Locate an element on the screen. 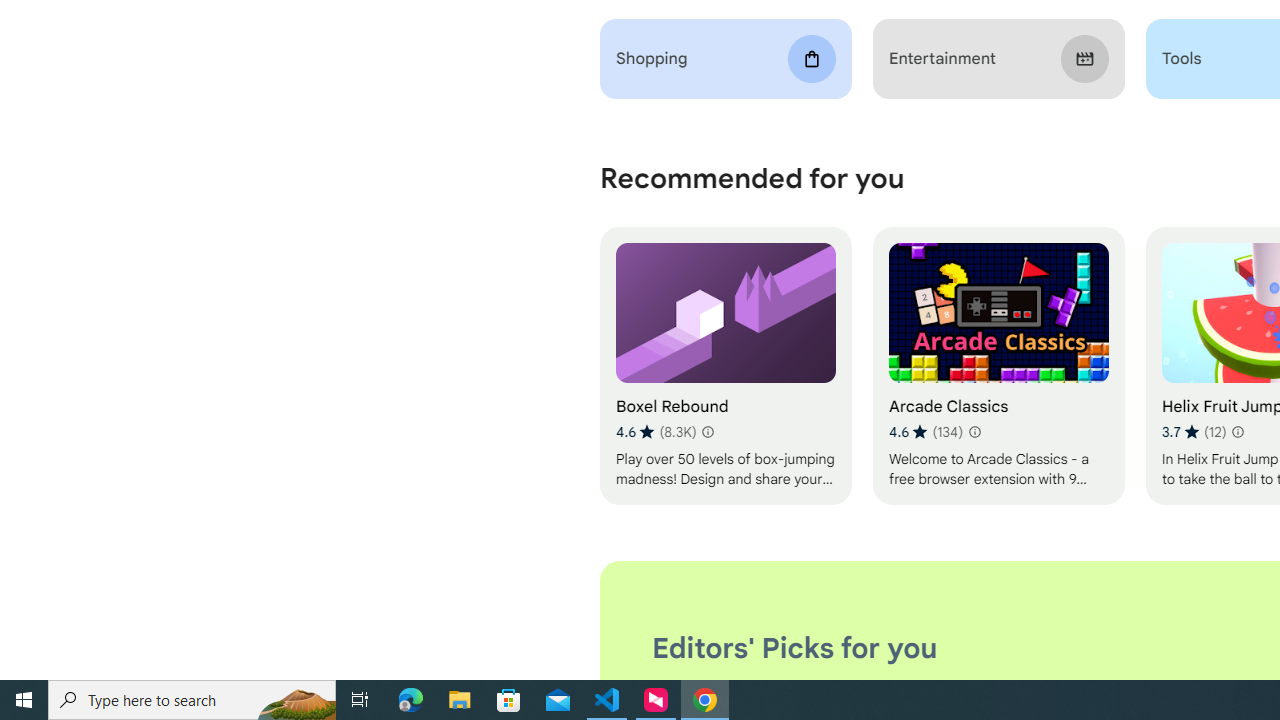 The width and height of the screenshot is (1280, 720). 'Average rating 3.7 out of 5 stars. 12 ratings.' is located at coordinates (1194, 431).